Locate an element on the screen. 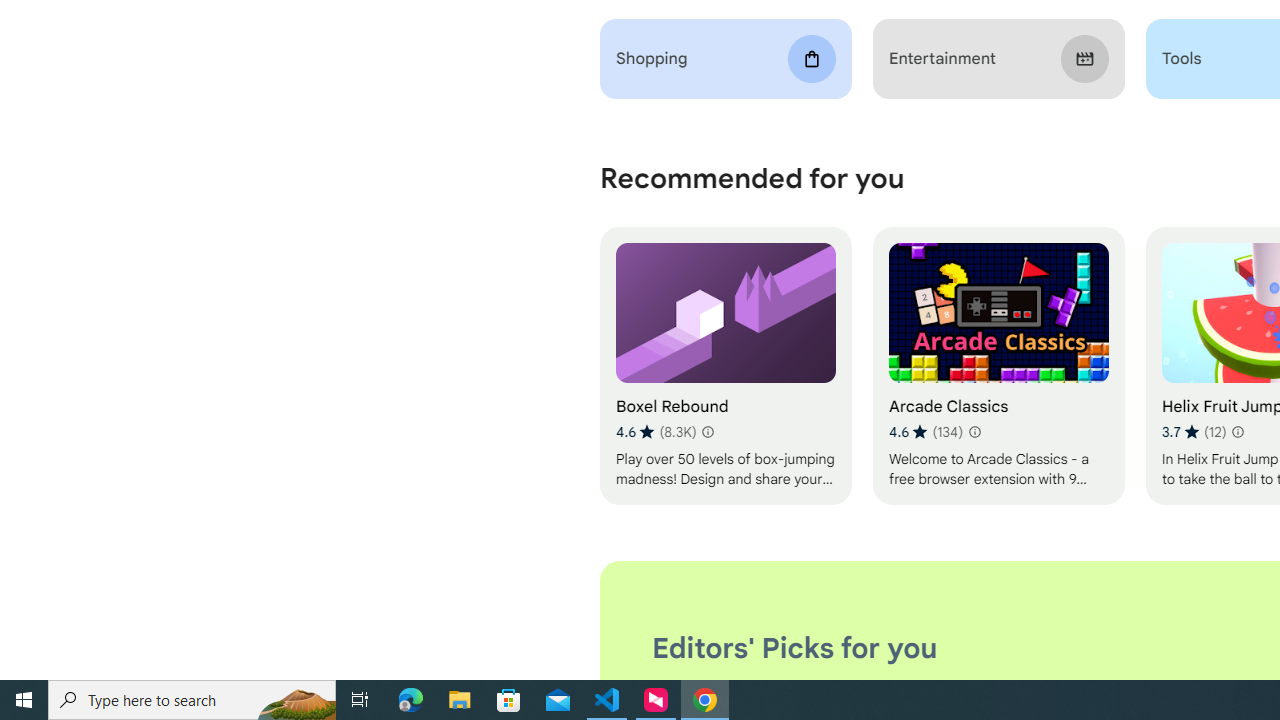 The width and height of the screenshot is (1280, 720). 'Average rating 3.7 out of 5 stars. 12 ratings.' is located at coordinates (1194, 431).